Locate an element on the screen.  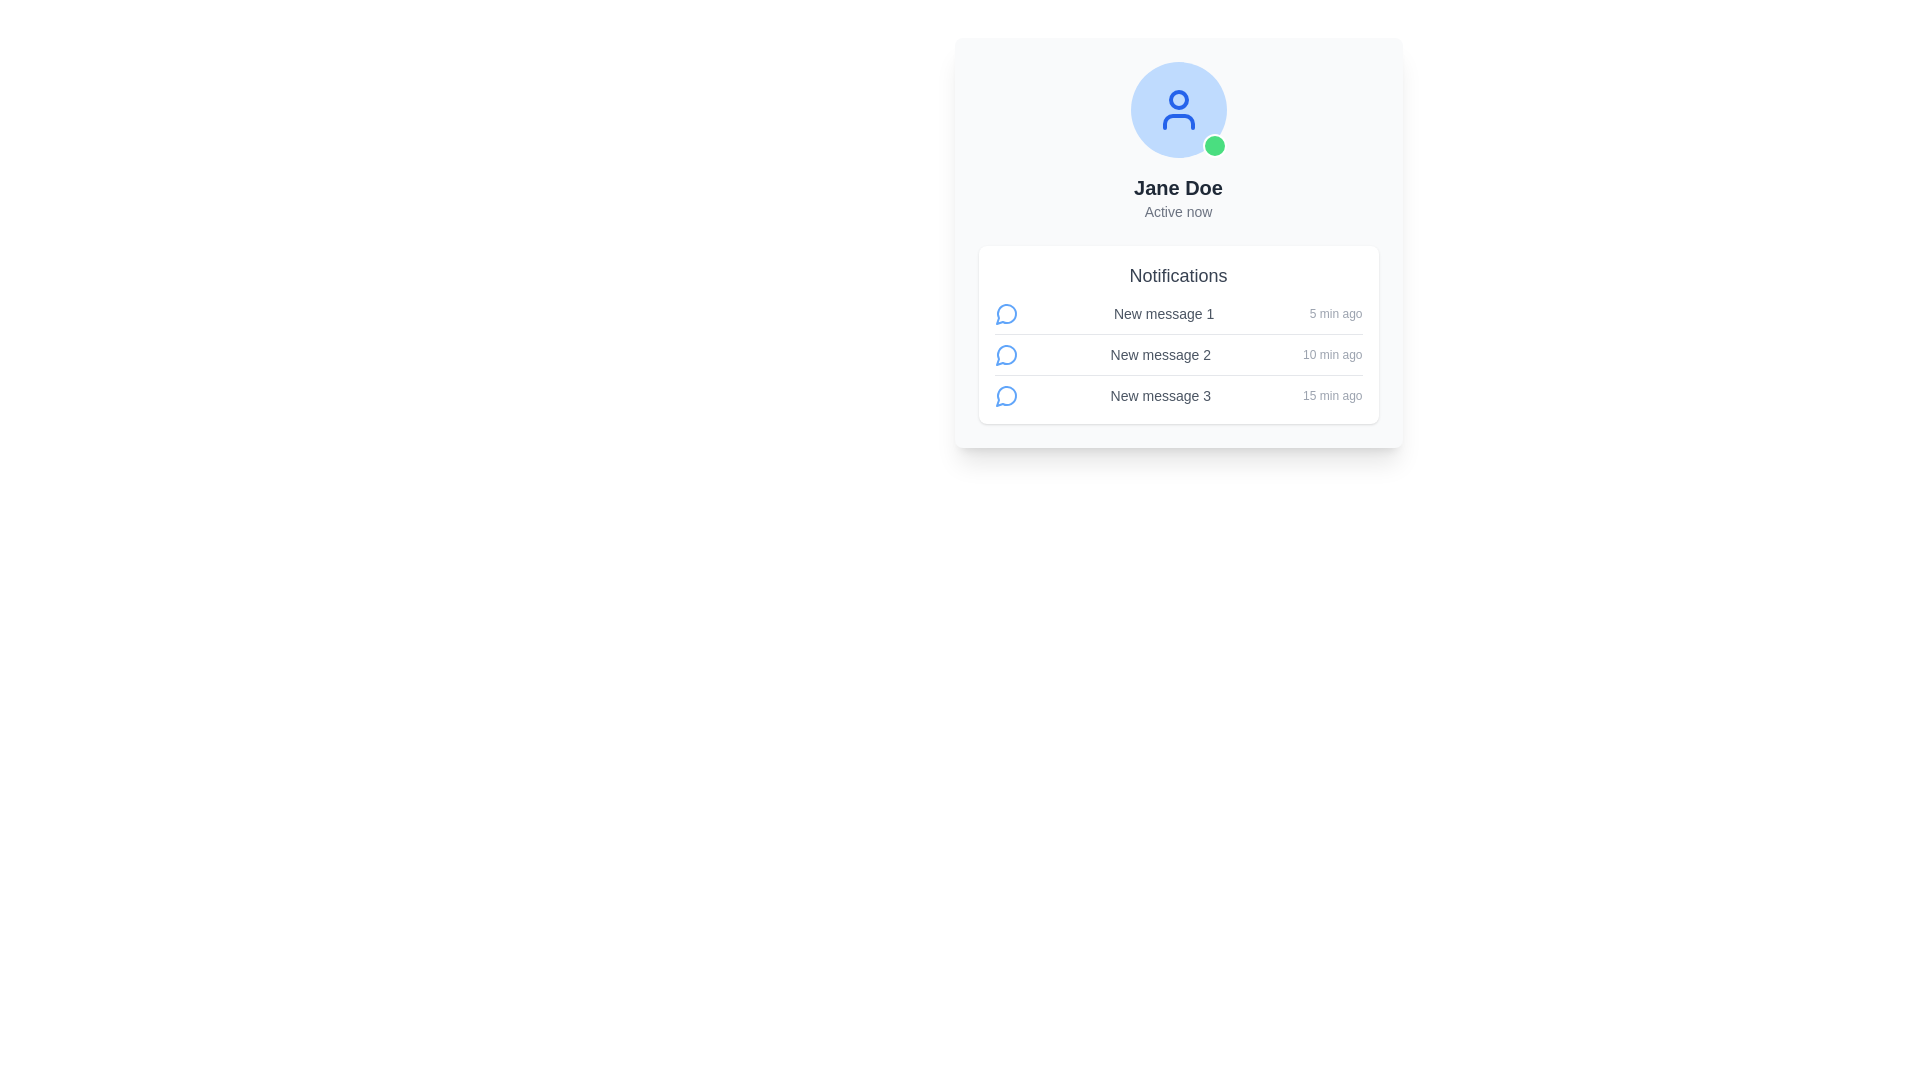
the third entry in the vertical list of notifications, which contains an icon, descriptive text, and a timestamp is located at coordinates (1178, 396).